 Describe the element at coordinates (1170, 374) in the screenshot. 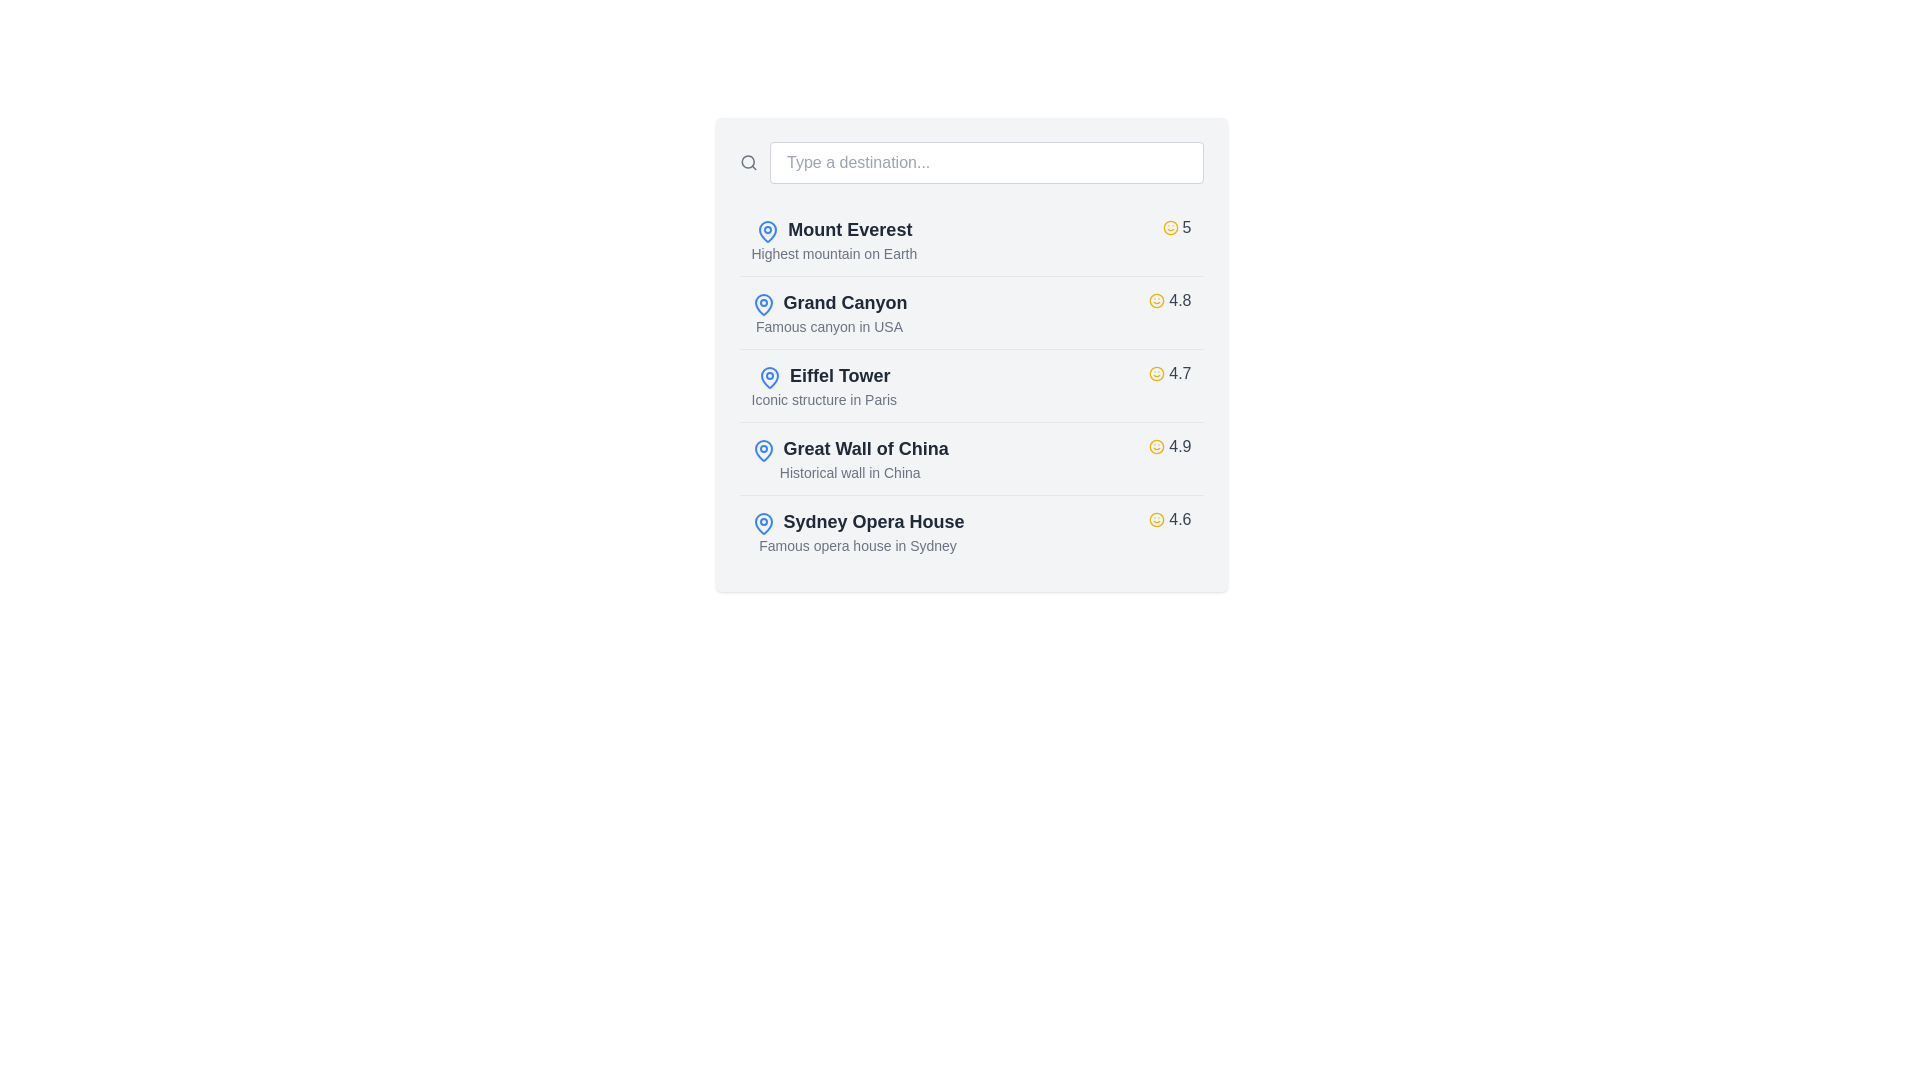

I see `the numerical rating display ('4.7') next to the yellow smiley face icon for the 'Eiffel Tower' attraction, located on the right-hand side of the row` at that location.